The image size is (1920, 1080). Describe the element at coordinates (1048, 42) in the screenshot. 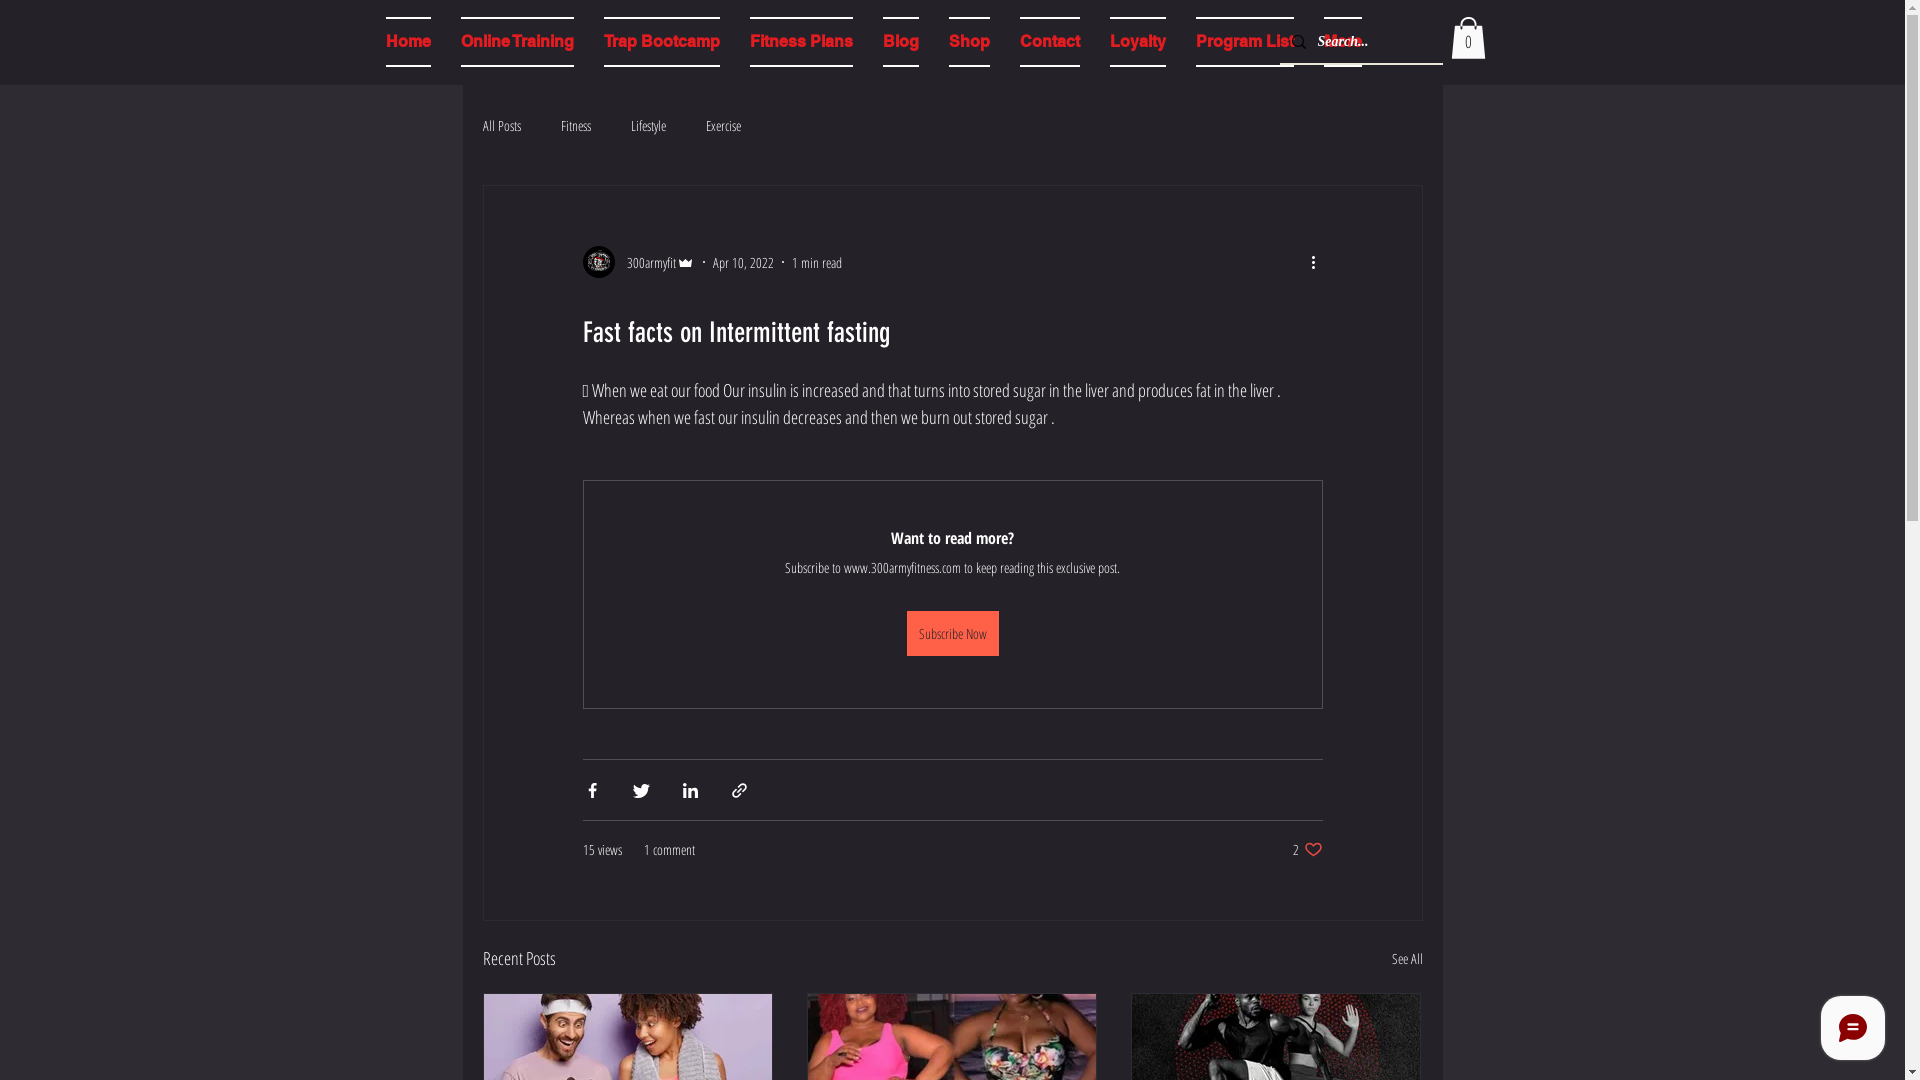

I see `'Contact'` at that location.